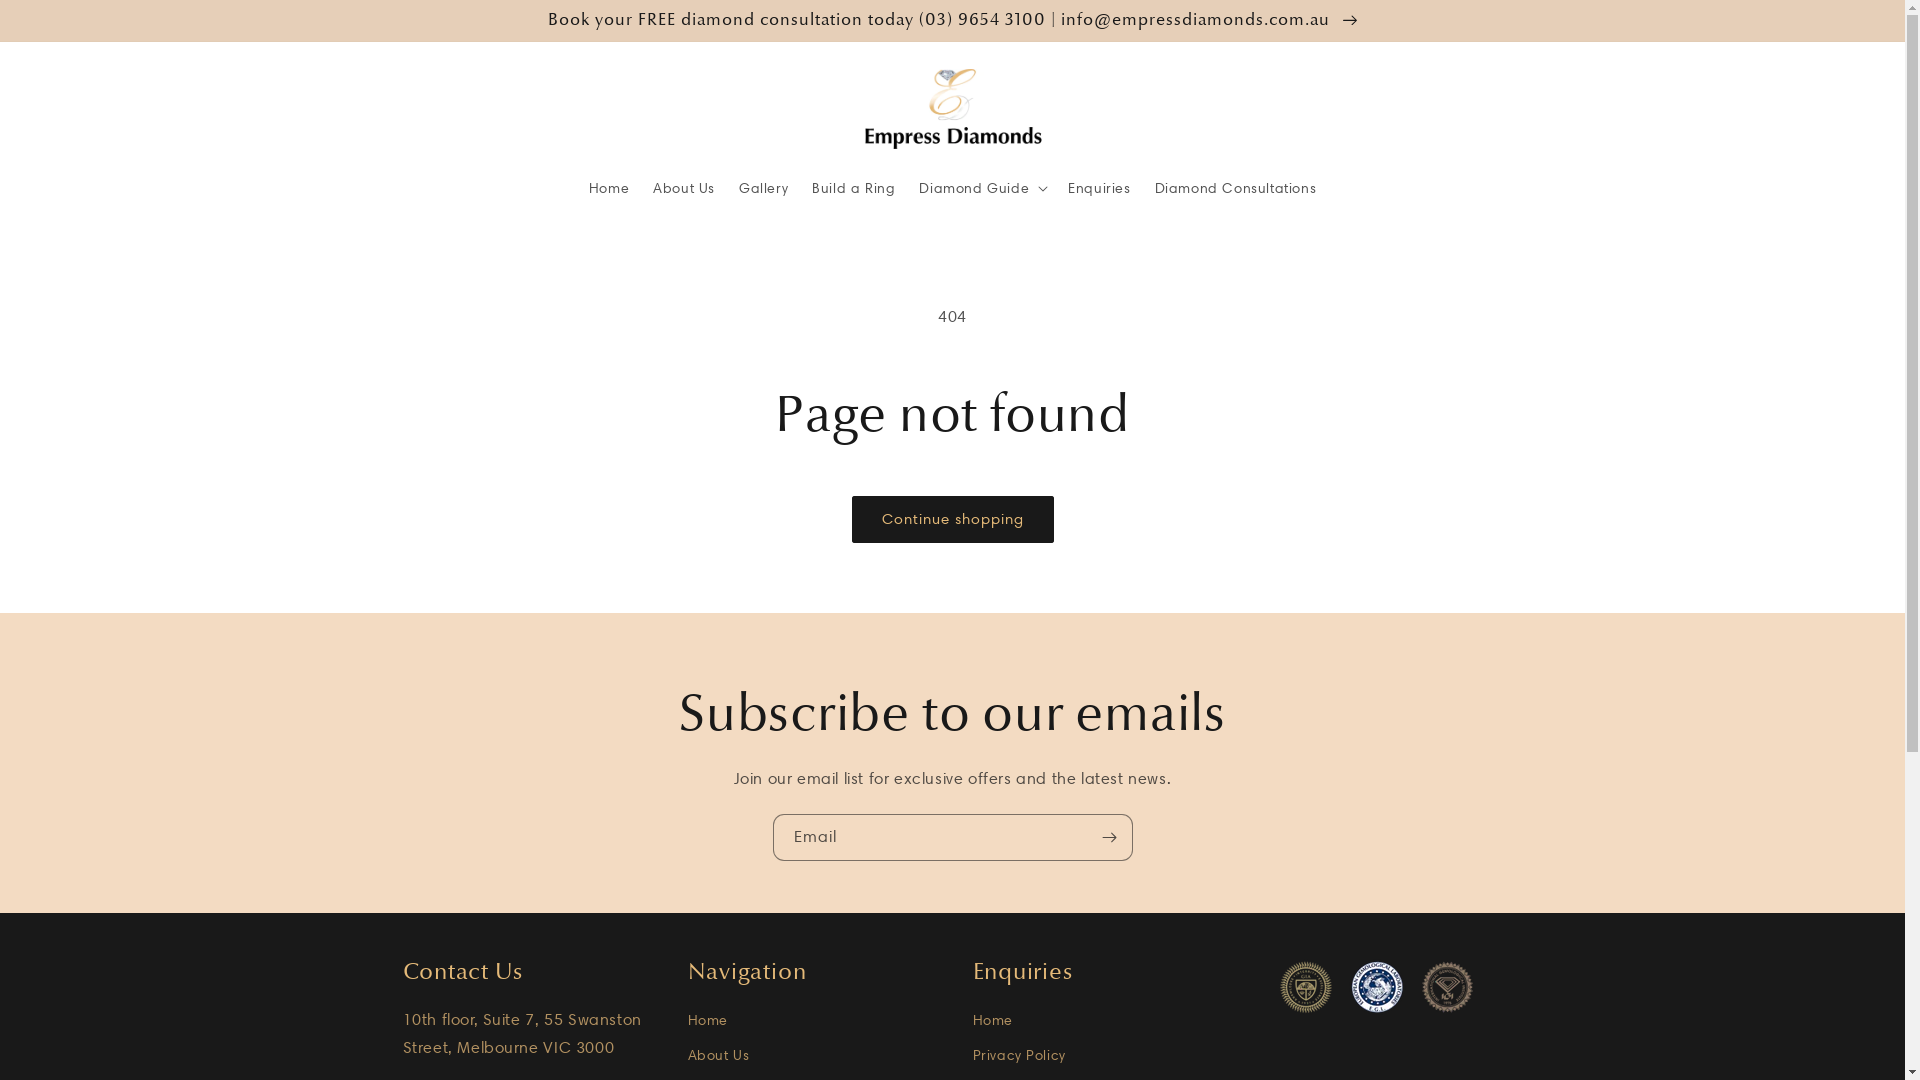 The image size is (1920, 1080). I want to click on 'Home', so click(687, 1022).